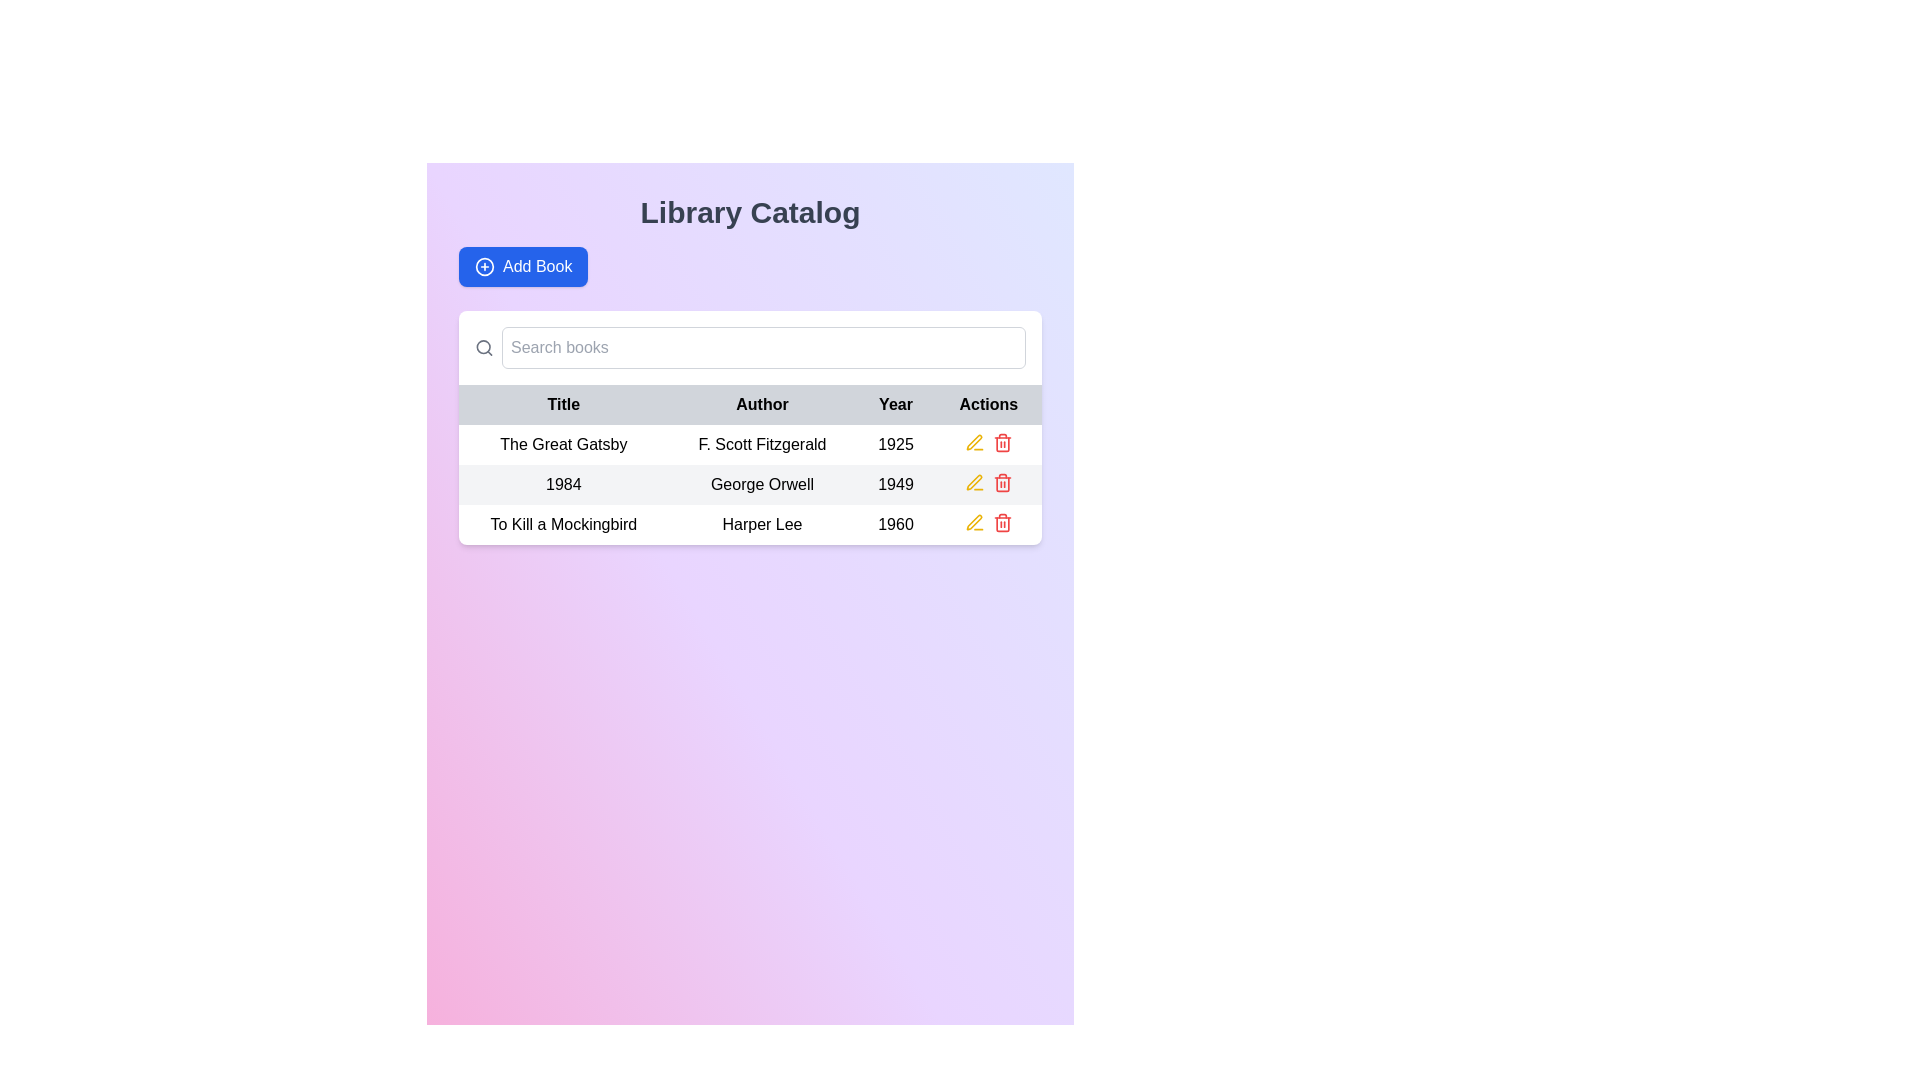  Describe the element at coordinates (562, 485) in the screenshot. I see `text value from the Text label displaying '1984' in black font, centrally aligned in the second row of the table under the 'Title' column` at that location.